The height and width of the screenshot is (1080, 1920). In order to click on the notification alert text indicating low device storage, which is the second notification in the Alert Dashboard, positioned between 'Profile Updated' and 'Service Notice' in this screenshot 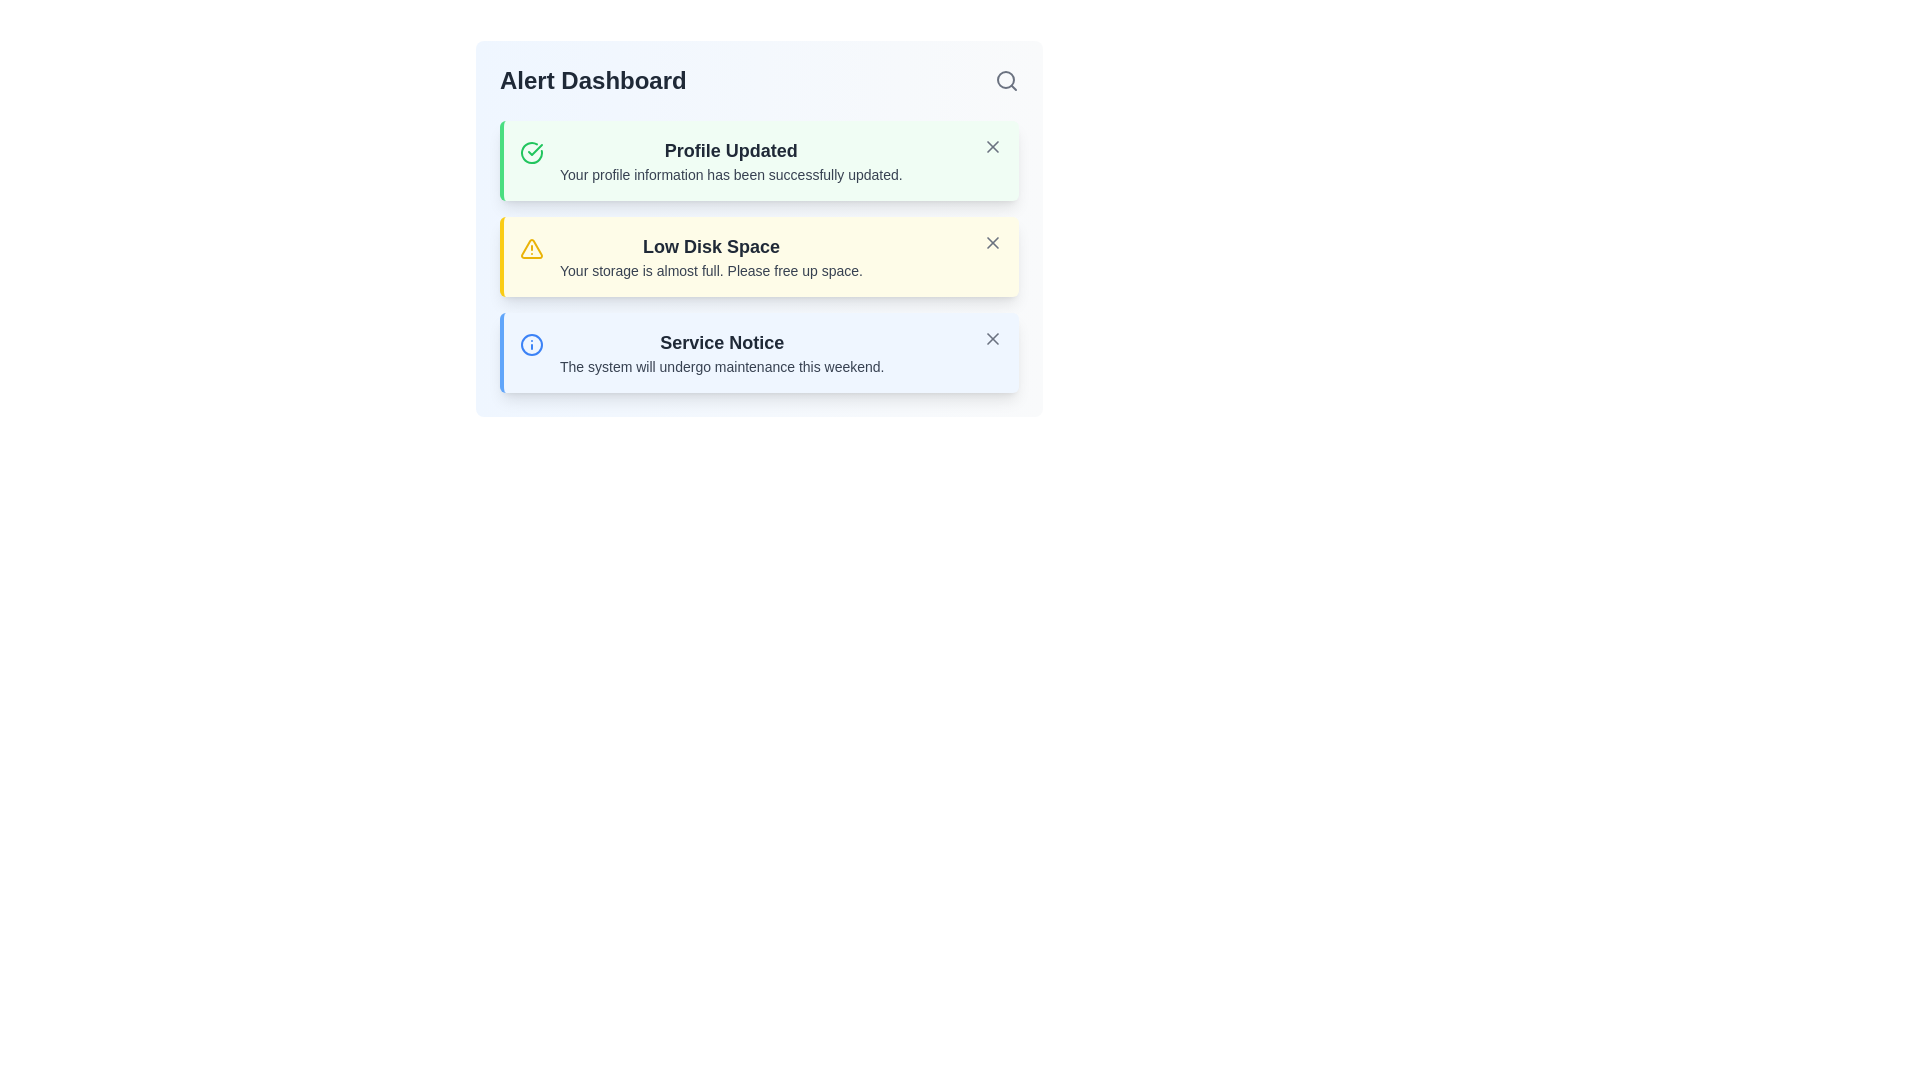, I will do `click(711, 256)`.